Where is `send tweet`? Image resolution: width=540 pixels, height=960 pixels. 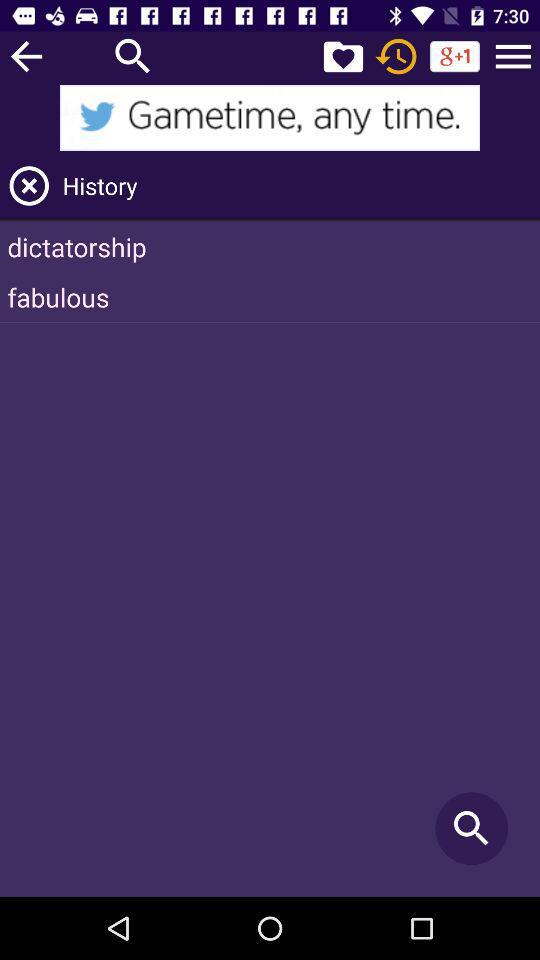
send tweet is located at coordinates (270, 117).